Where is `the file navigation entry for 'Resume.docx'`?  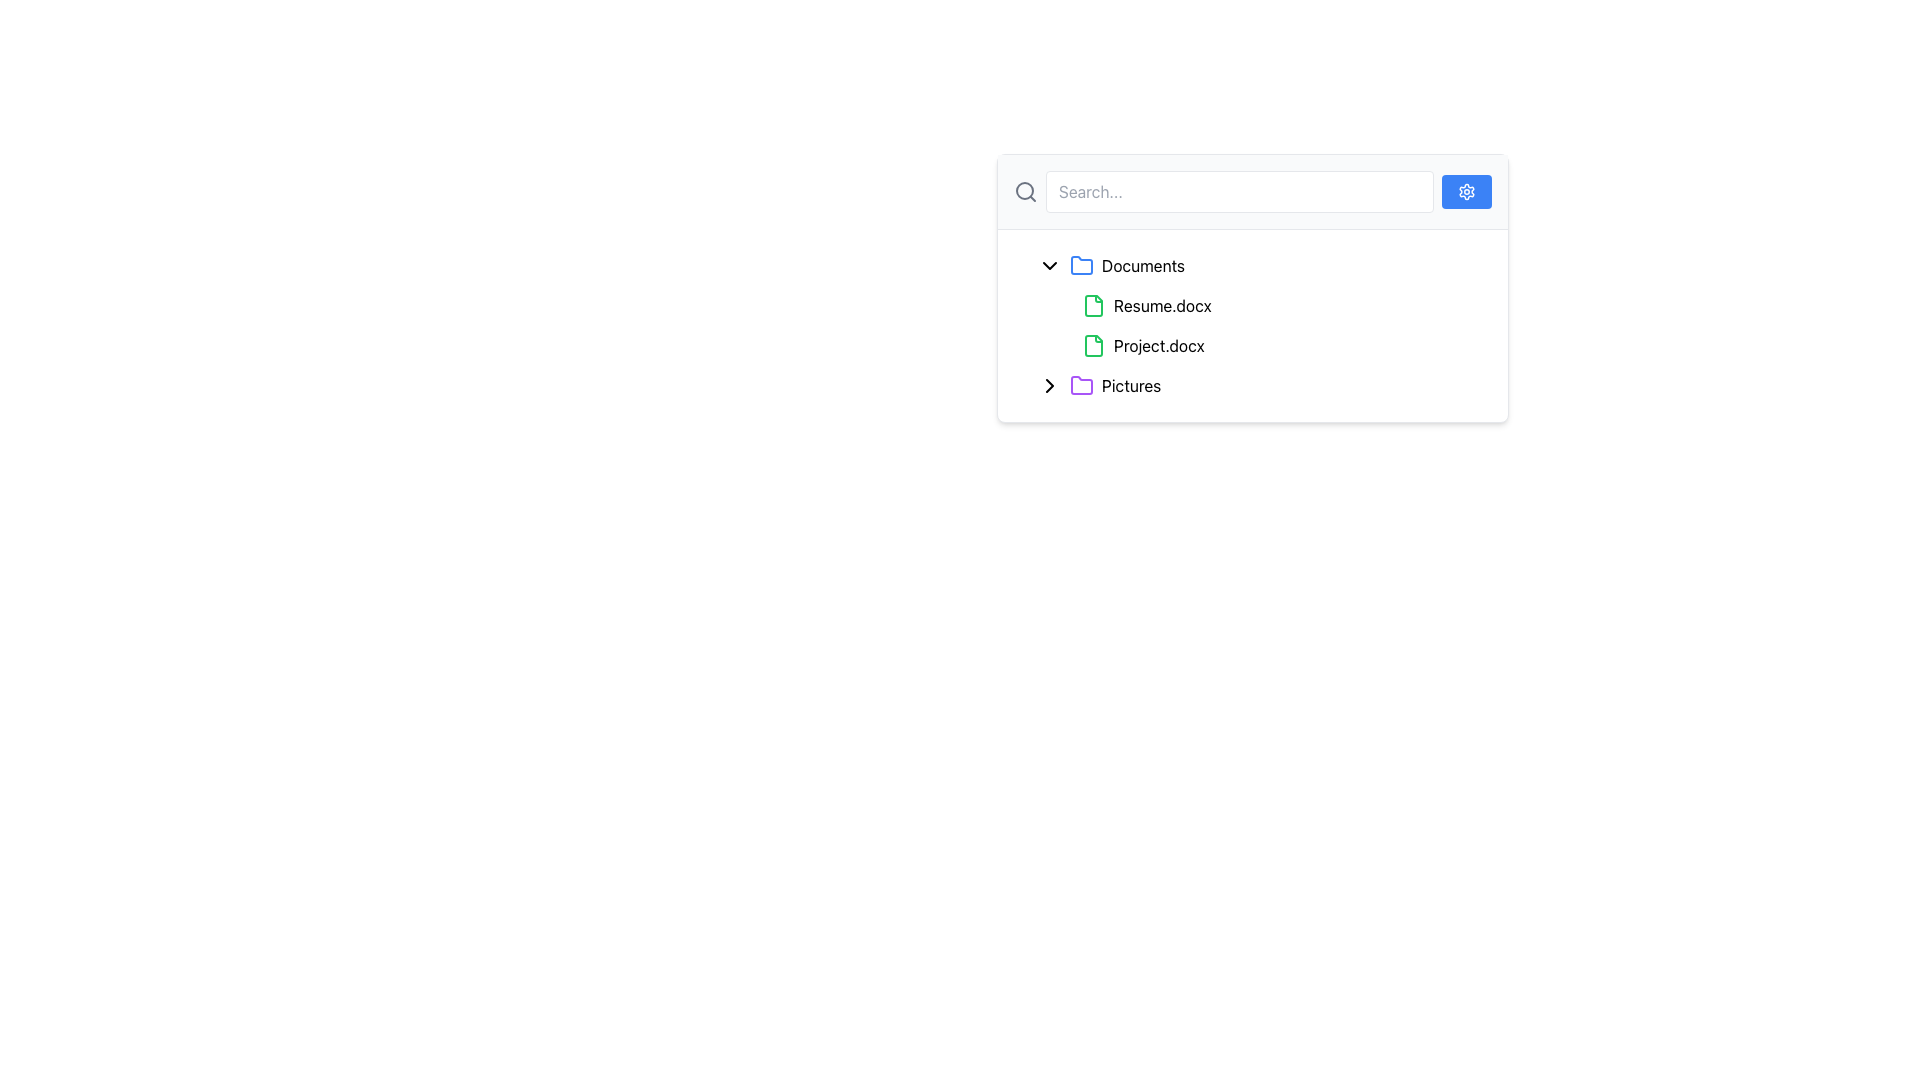 the file navigation entry for 'Resume.docx' is located at coordinates (1251, 305).